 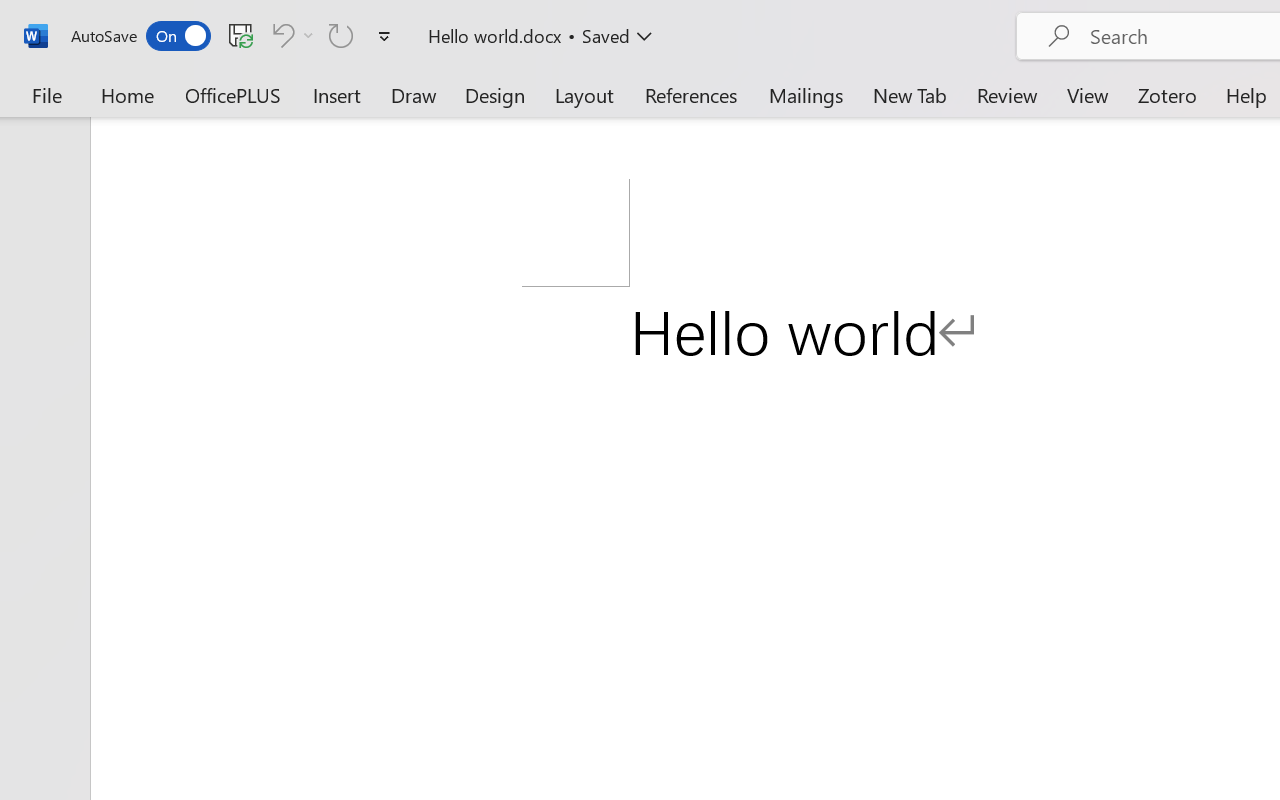 What do you see at coordinates (308, 34) in the screenshot?
I see `'More Options'` at bounding box center [308, 34].